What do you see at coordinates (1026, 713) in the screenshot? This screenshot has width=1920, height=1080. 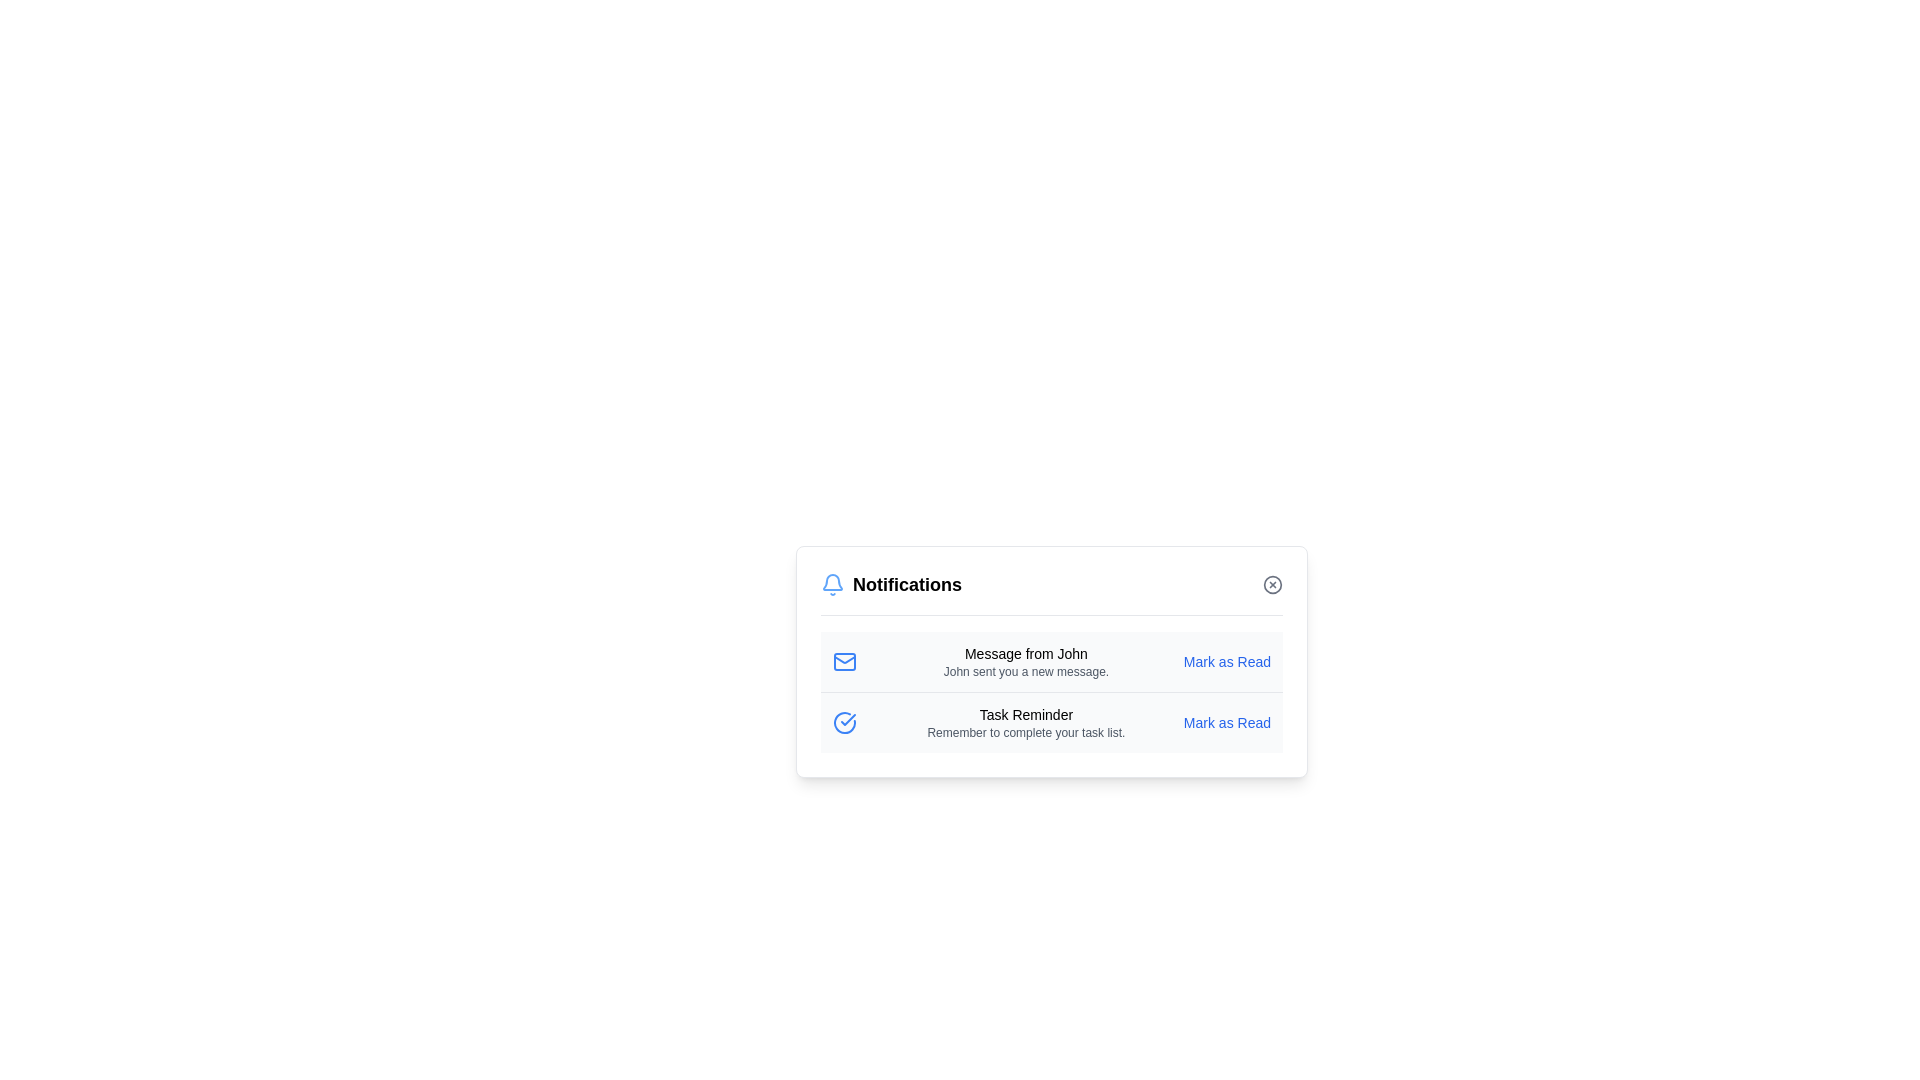 I see `'Task Reminder' text label located in the second notification entry of the notification panel, which serves as a header for the related description below it` at bounding box center [1026, 713].